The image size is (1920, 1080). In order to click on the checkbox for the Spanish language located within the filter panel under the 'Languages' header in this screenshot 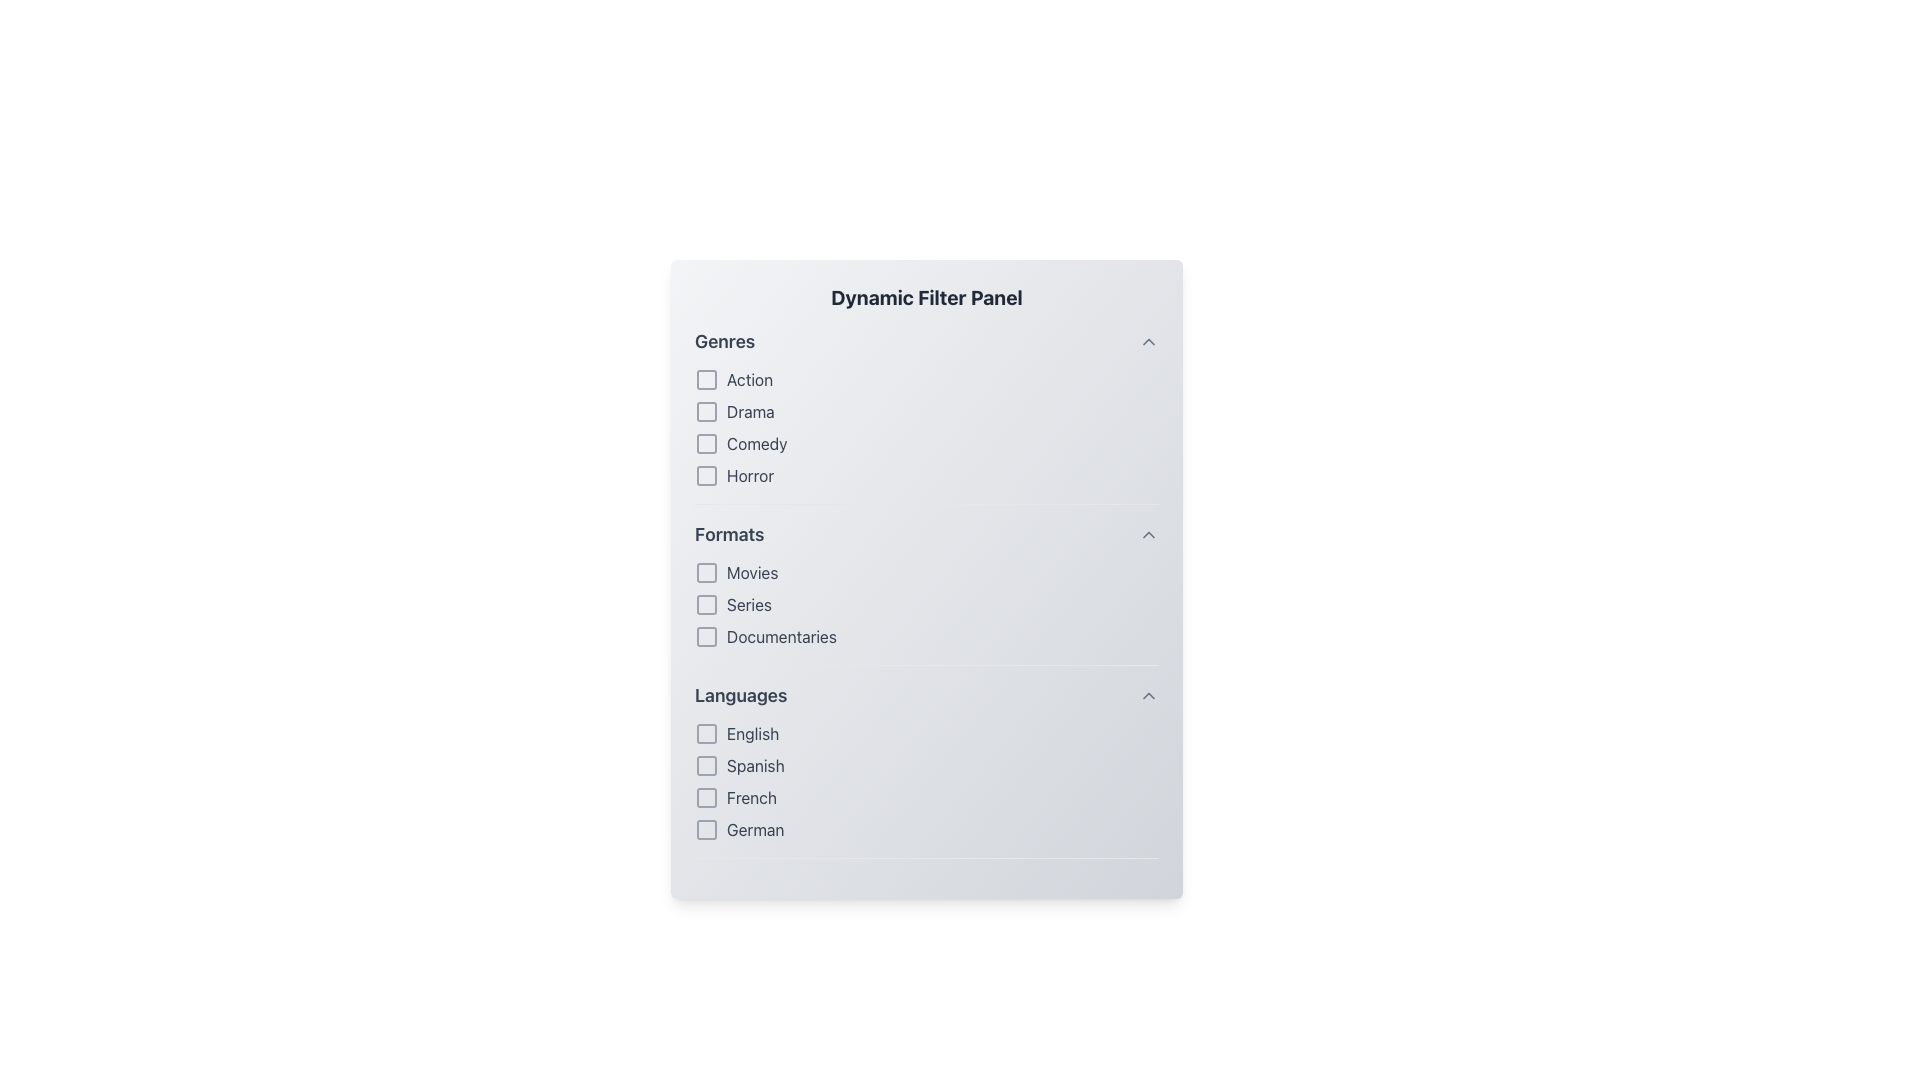, I will do `click(925, 765)`.